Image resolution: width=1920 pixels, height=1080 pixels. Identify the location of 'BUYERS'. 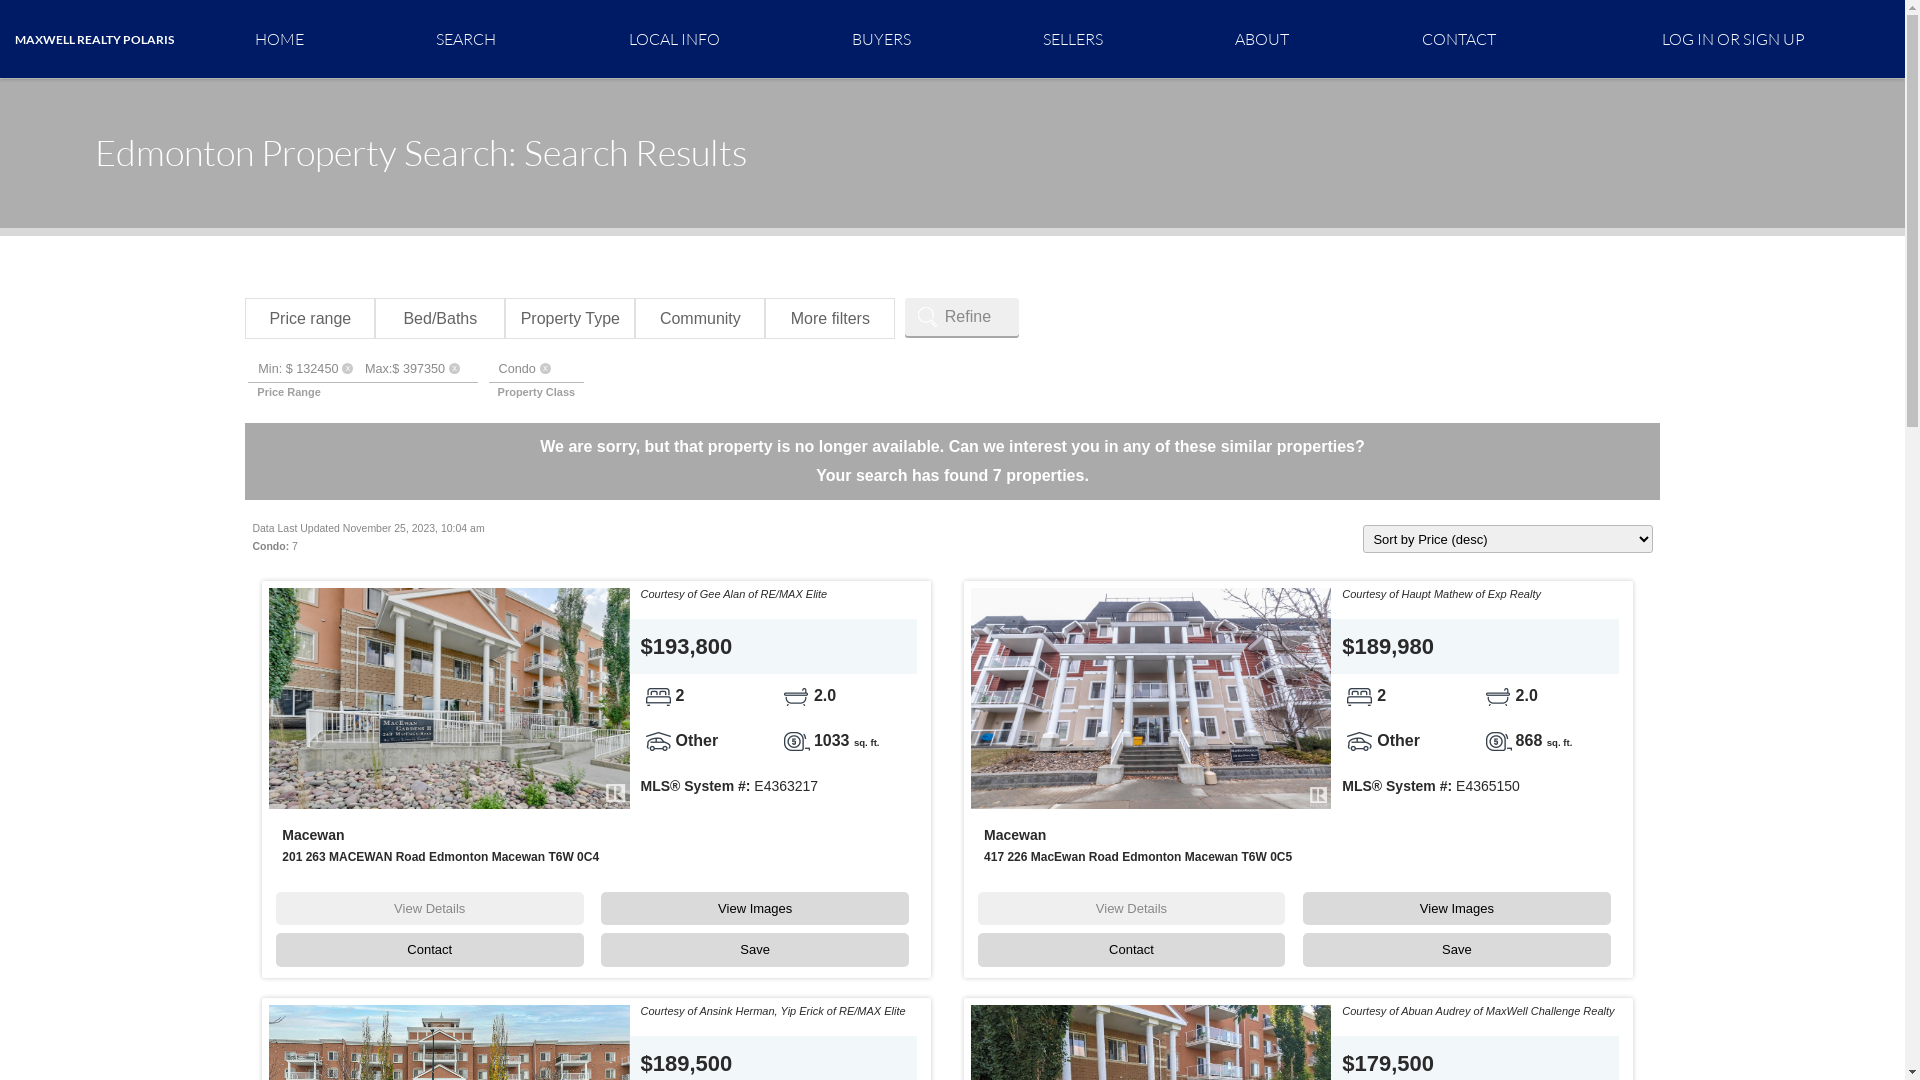
(880, 38).